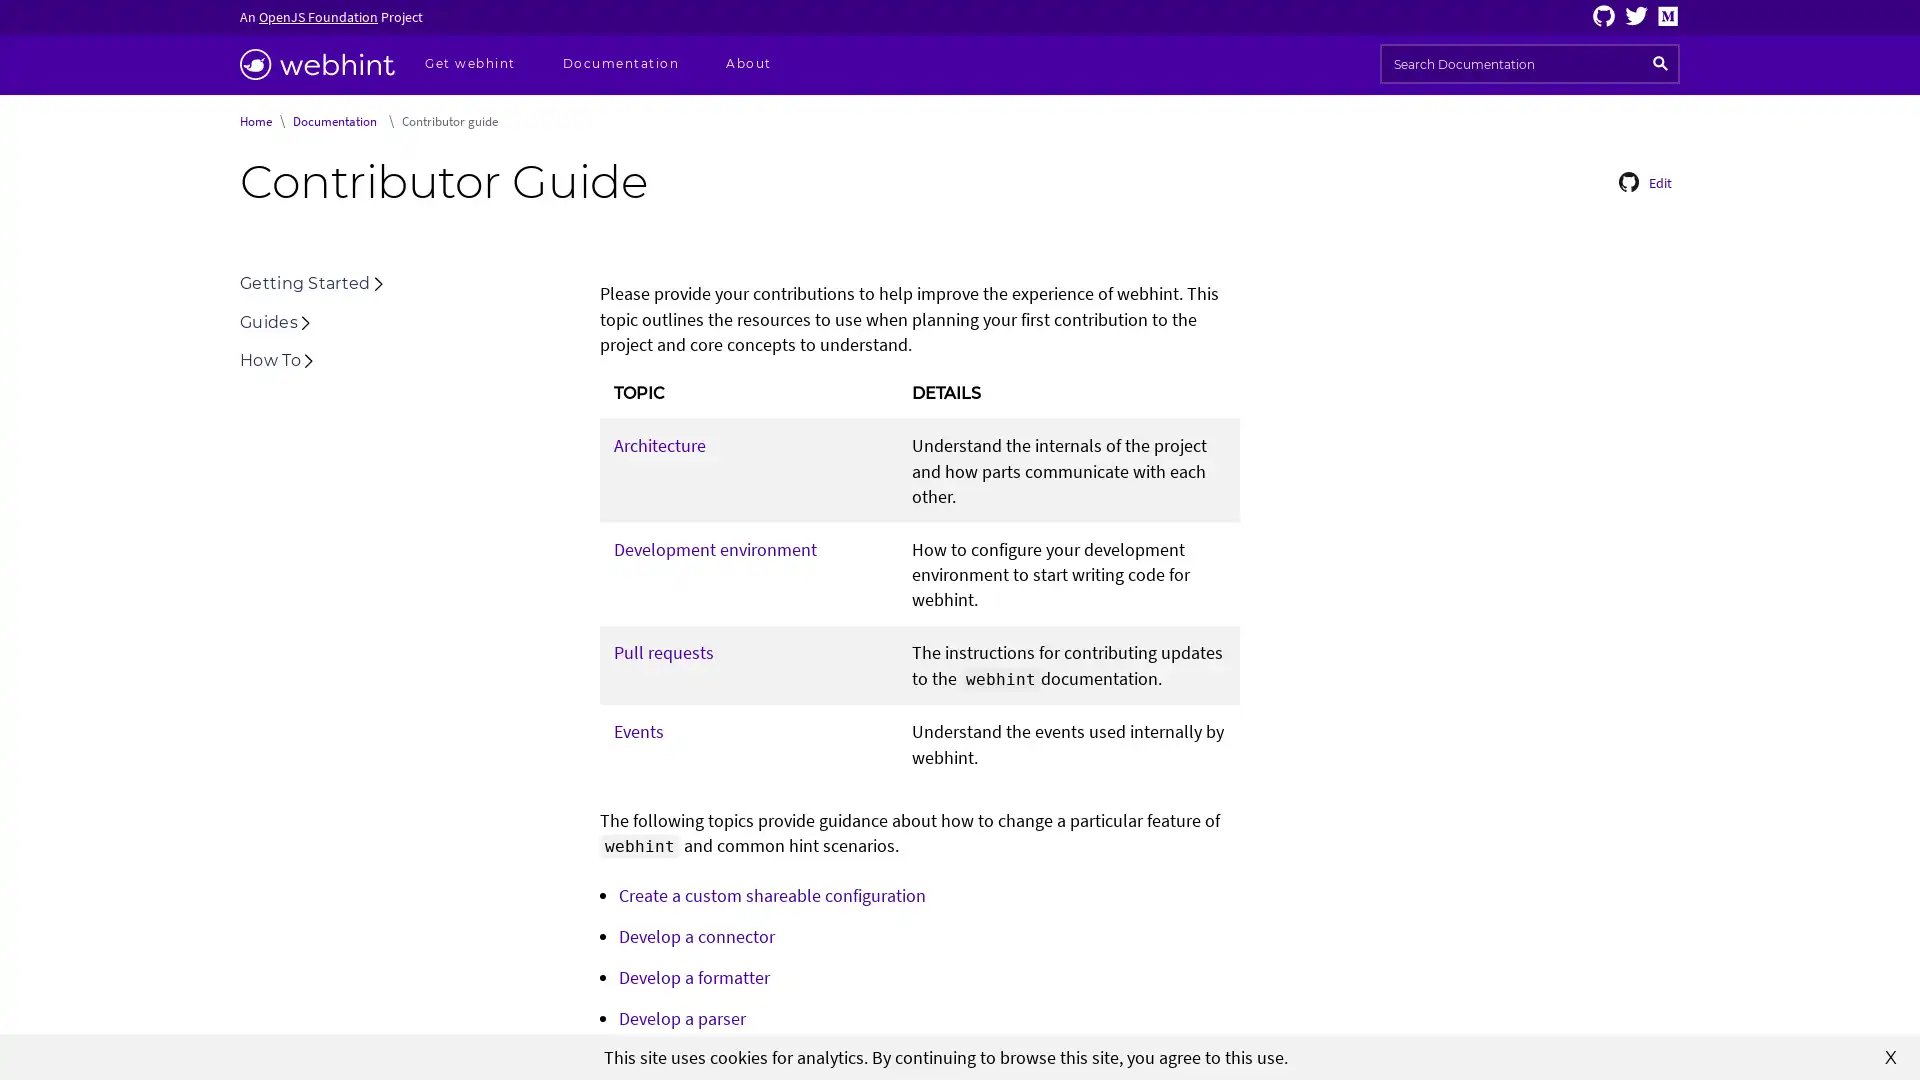 The image size is (1920, 1080). I want to click on close, so click(1890, 1055).